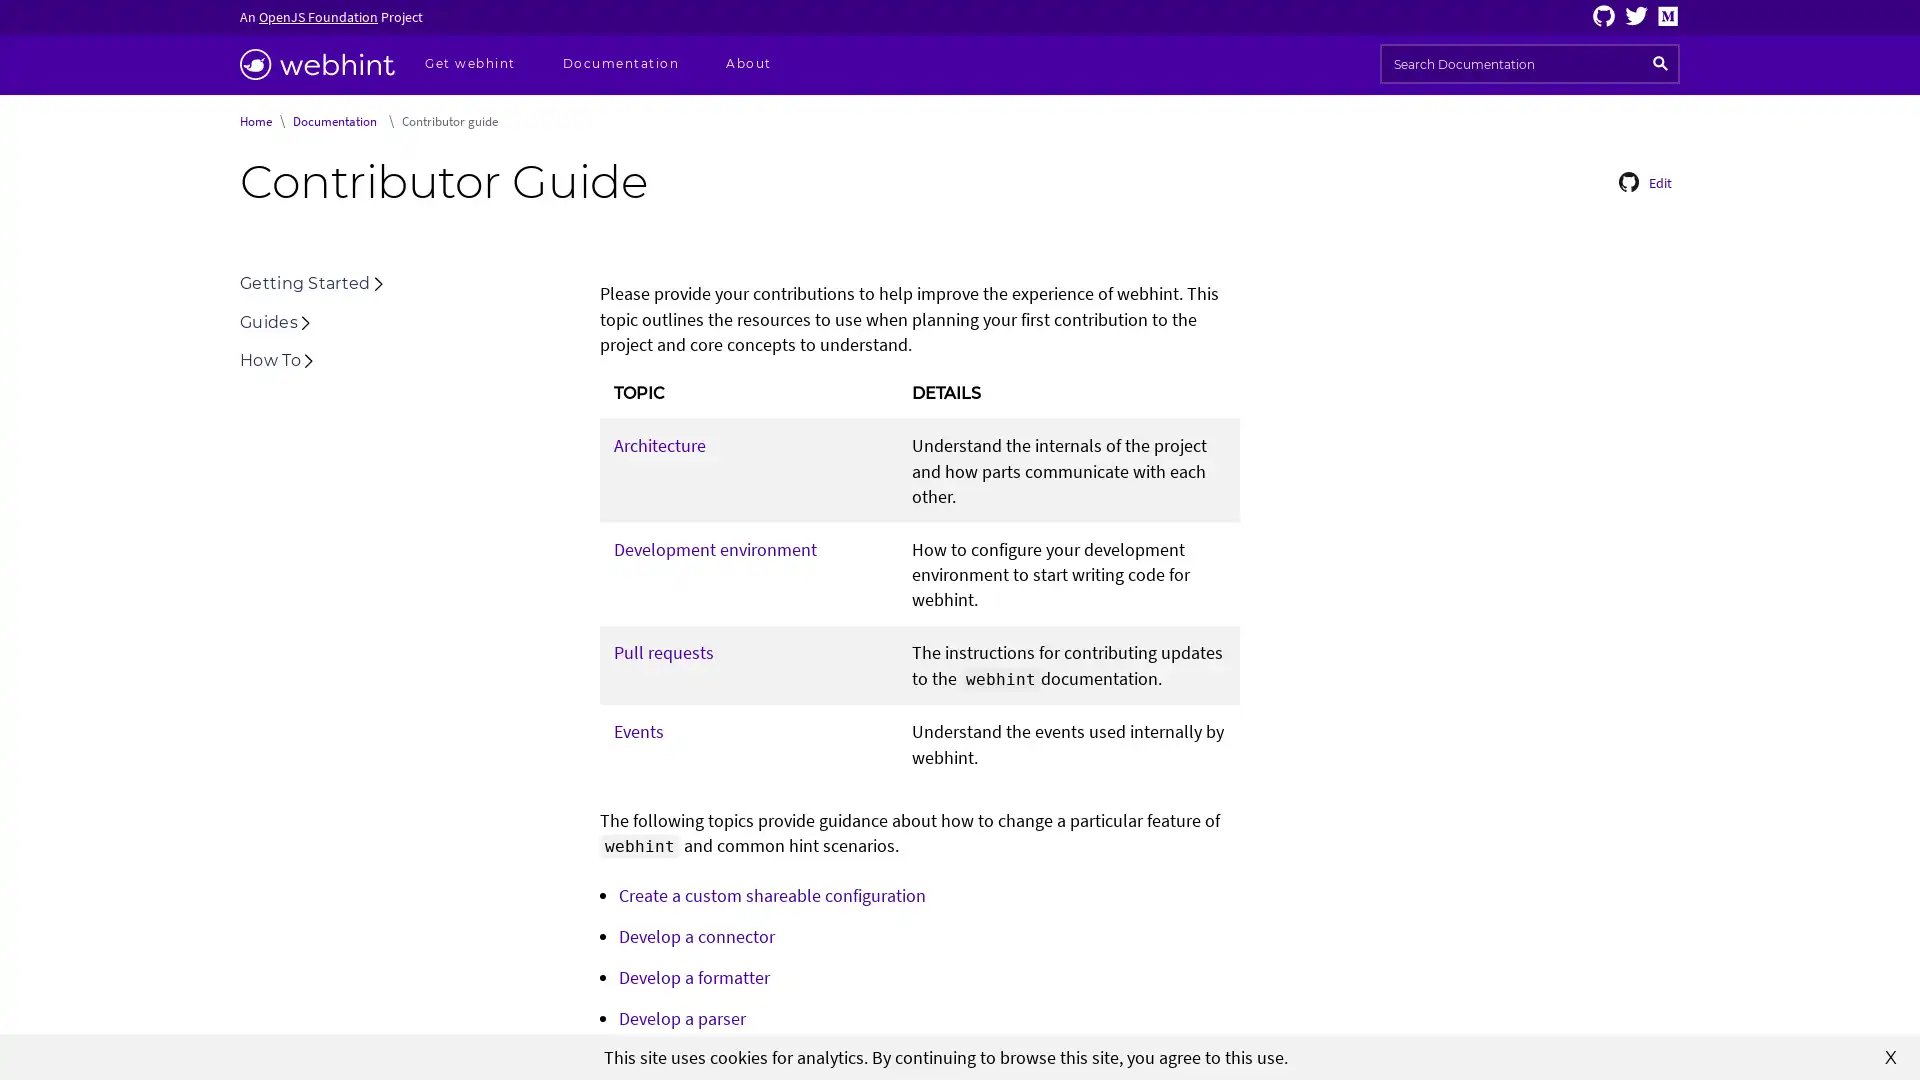 The image size is (1920, 1080). I want to click on close, so click(1890, 1055).